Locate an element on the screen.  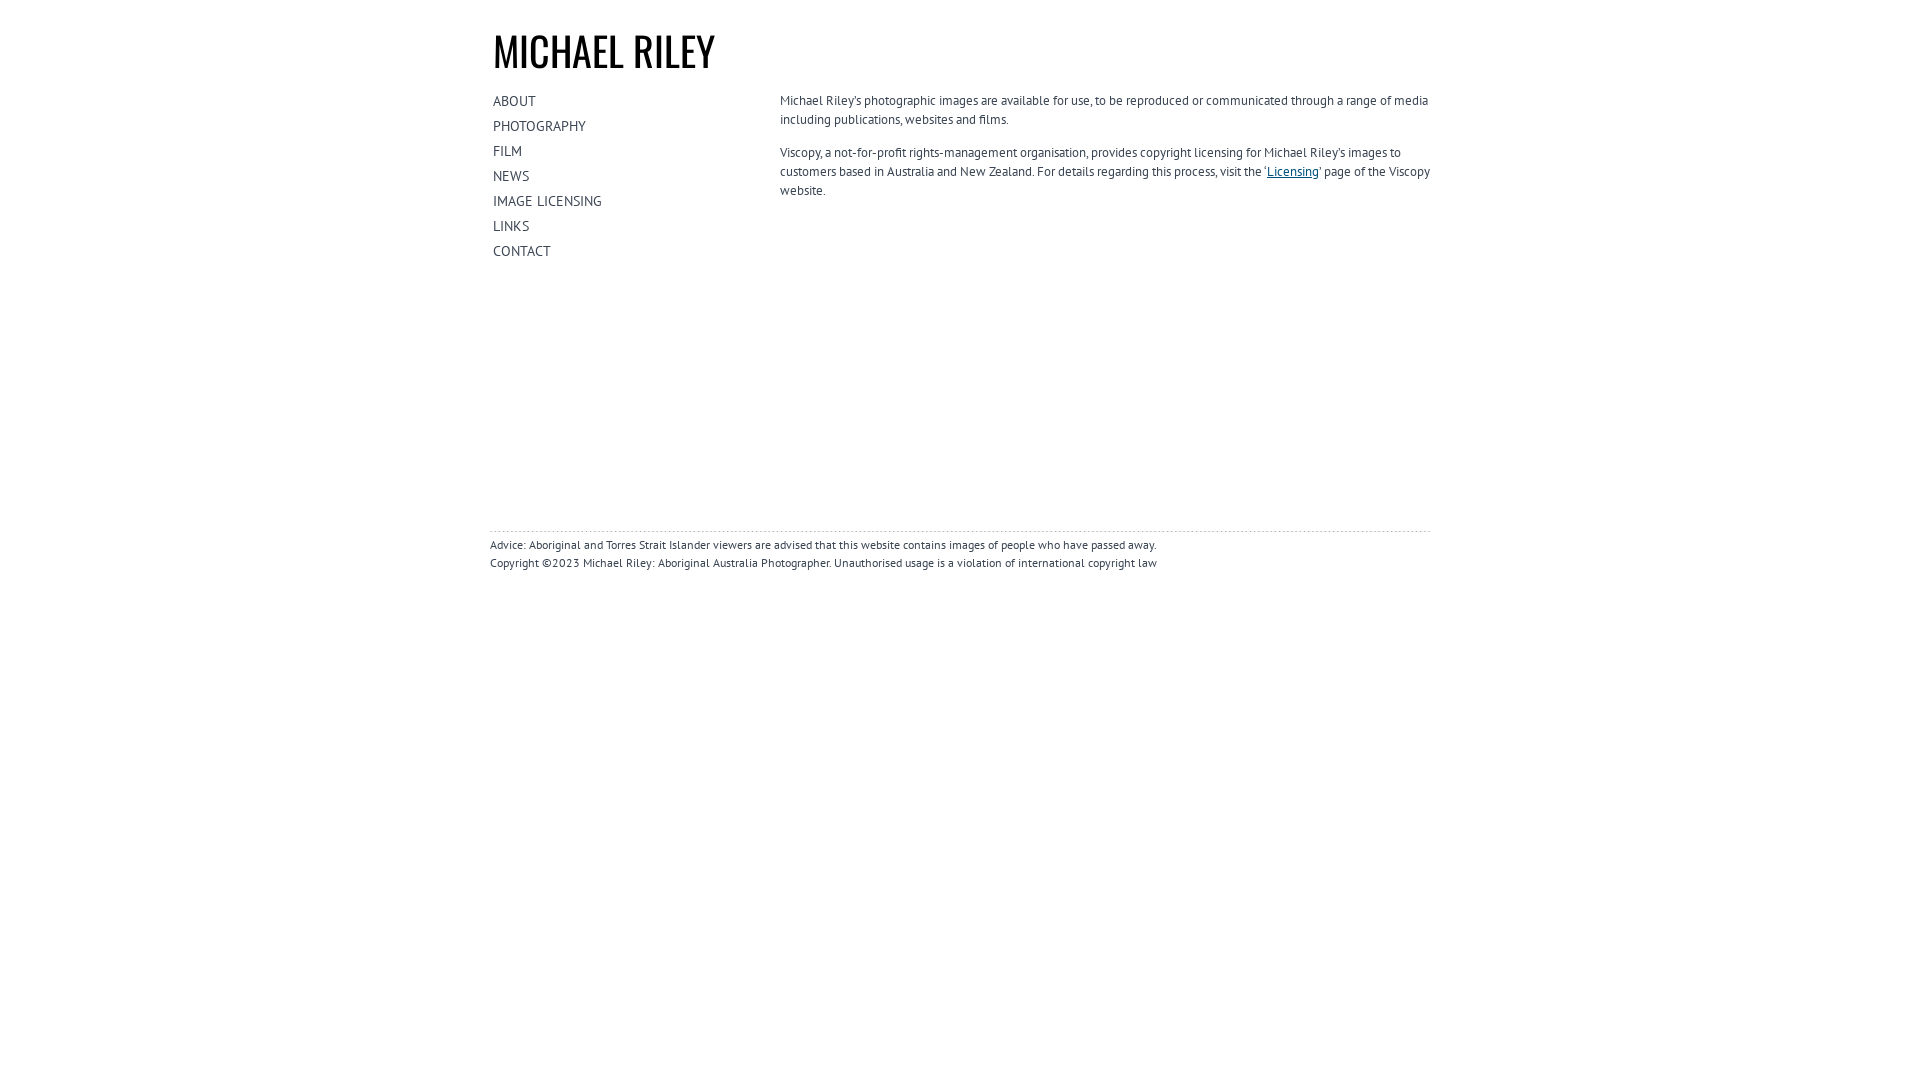
'Michael Riley: Aboriginal Australia Photographer.' is located at coordinates (581, 562).